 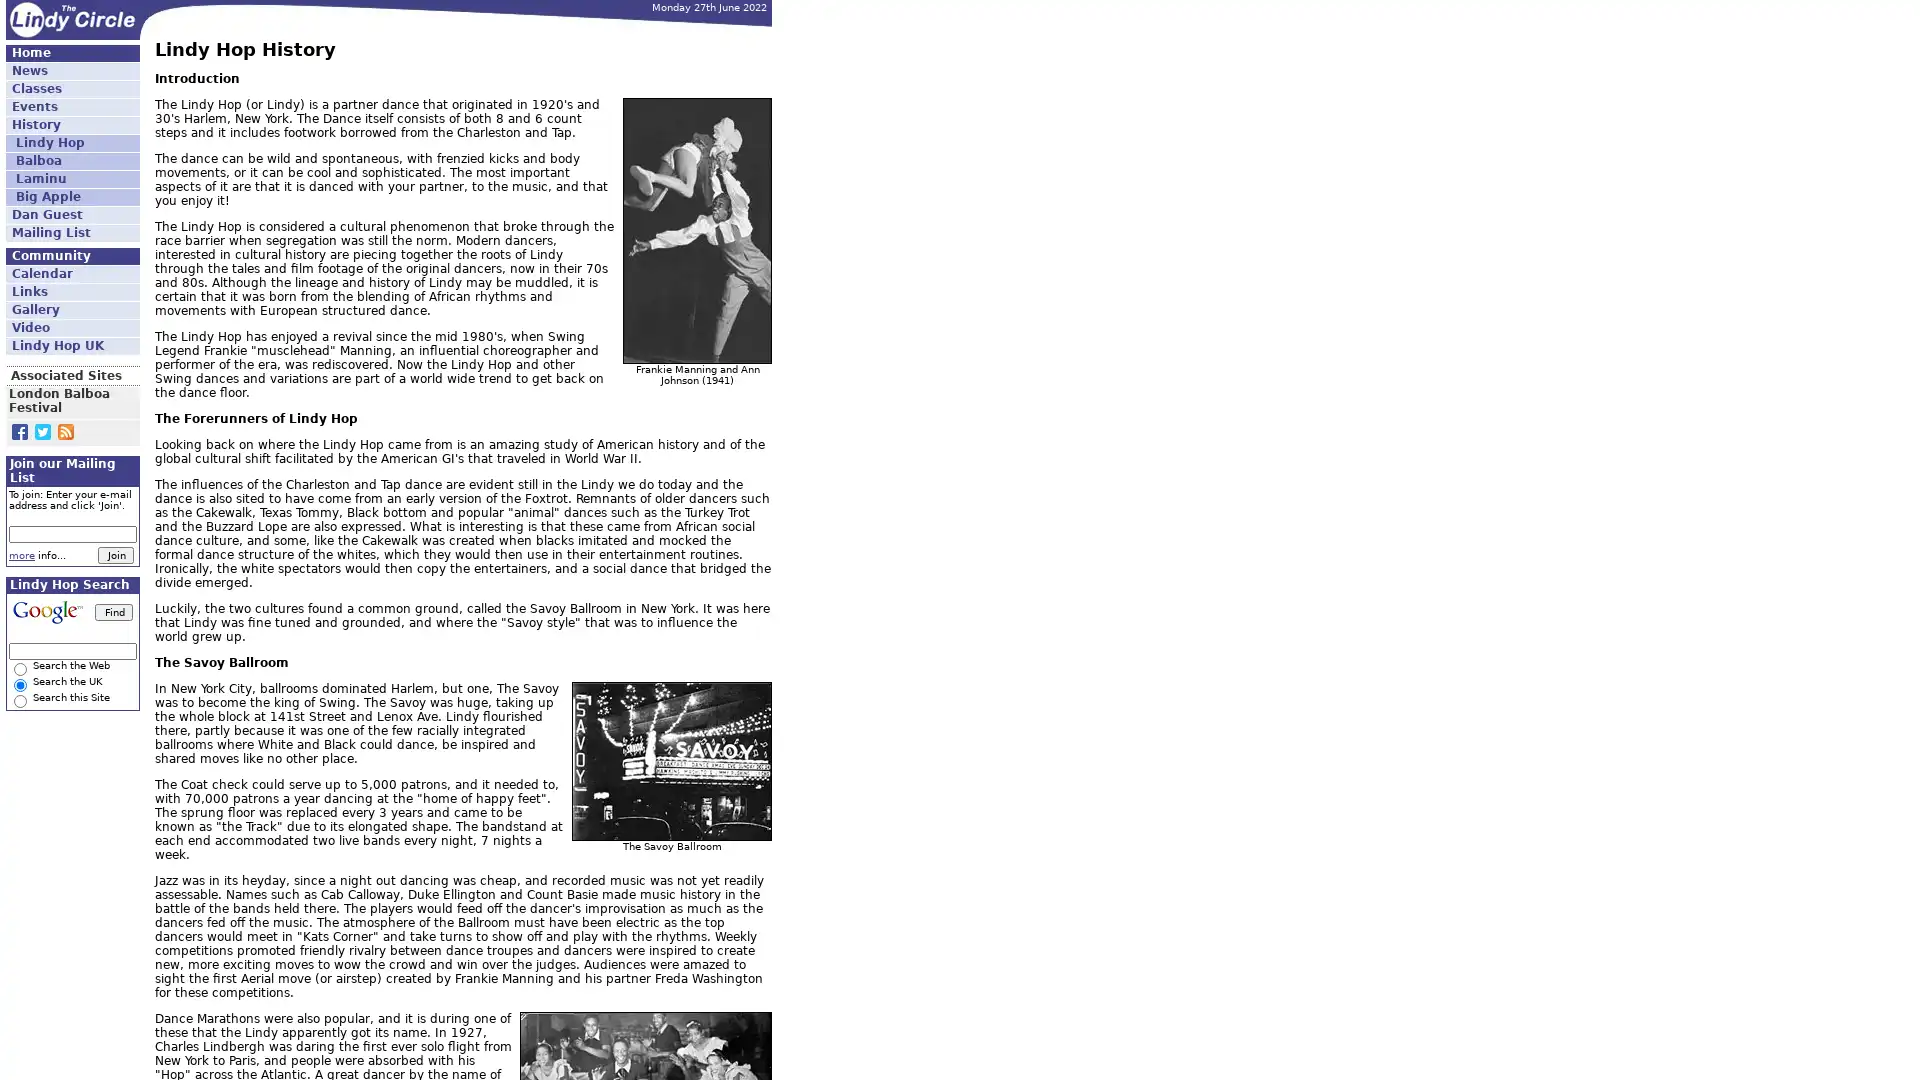 I want to click on Find, so click(x=113, y=610).